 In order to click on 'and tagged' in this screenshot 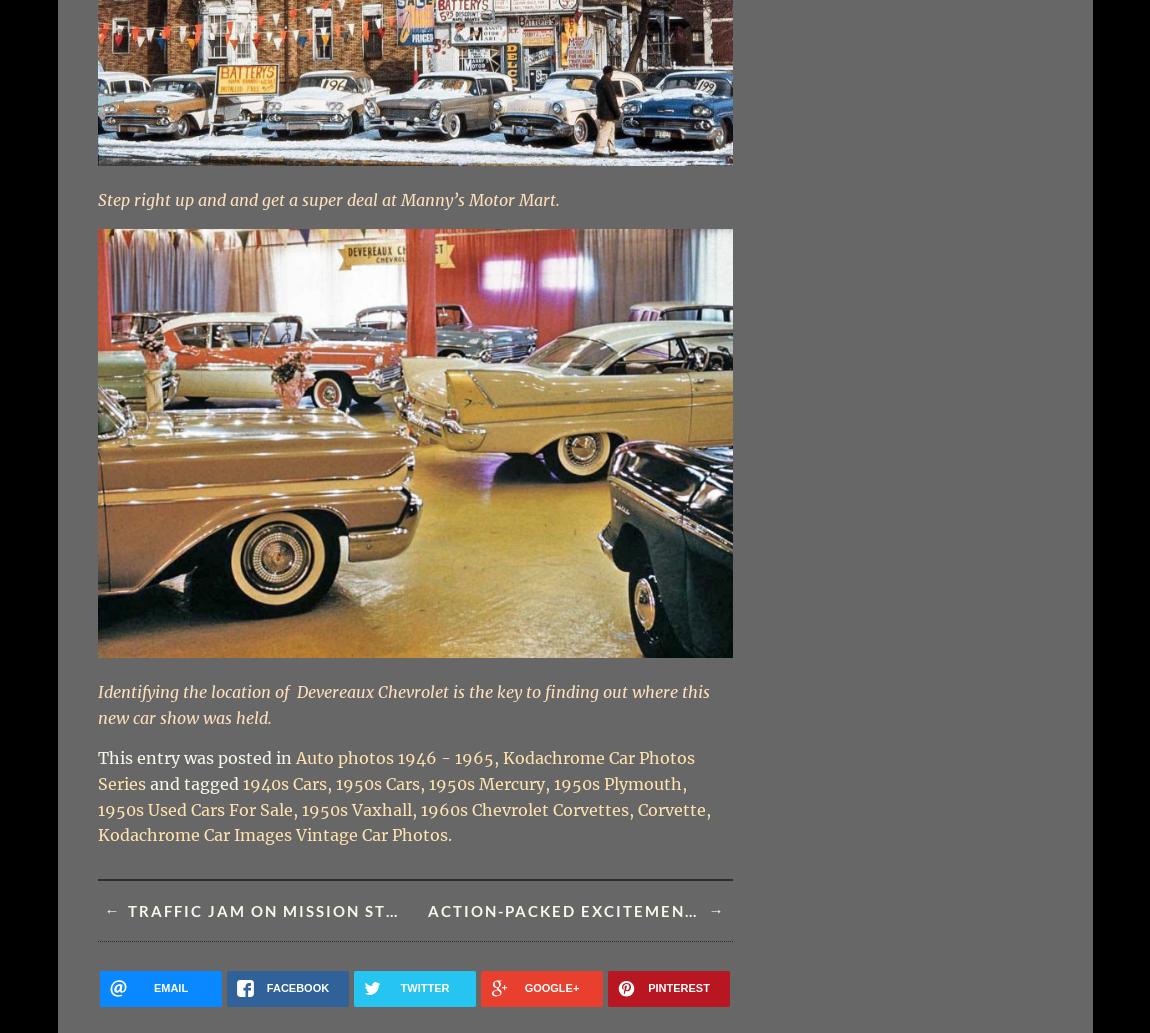, I will do `click(148, 784)`.